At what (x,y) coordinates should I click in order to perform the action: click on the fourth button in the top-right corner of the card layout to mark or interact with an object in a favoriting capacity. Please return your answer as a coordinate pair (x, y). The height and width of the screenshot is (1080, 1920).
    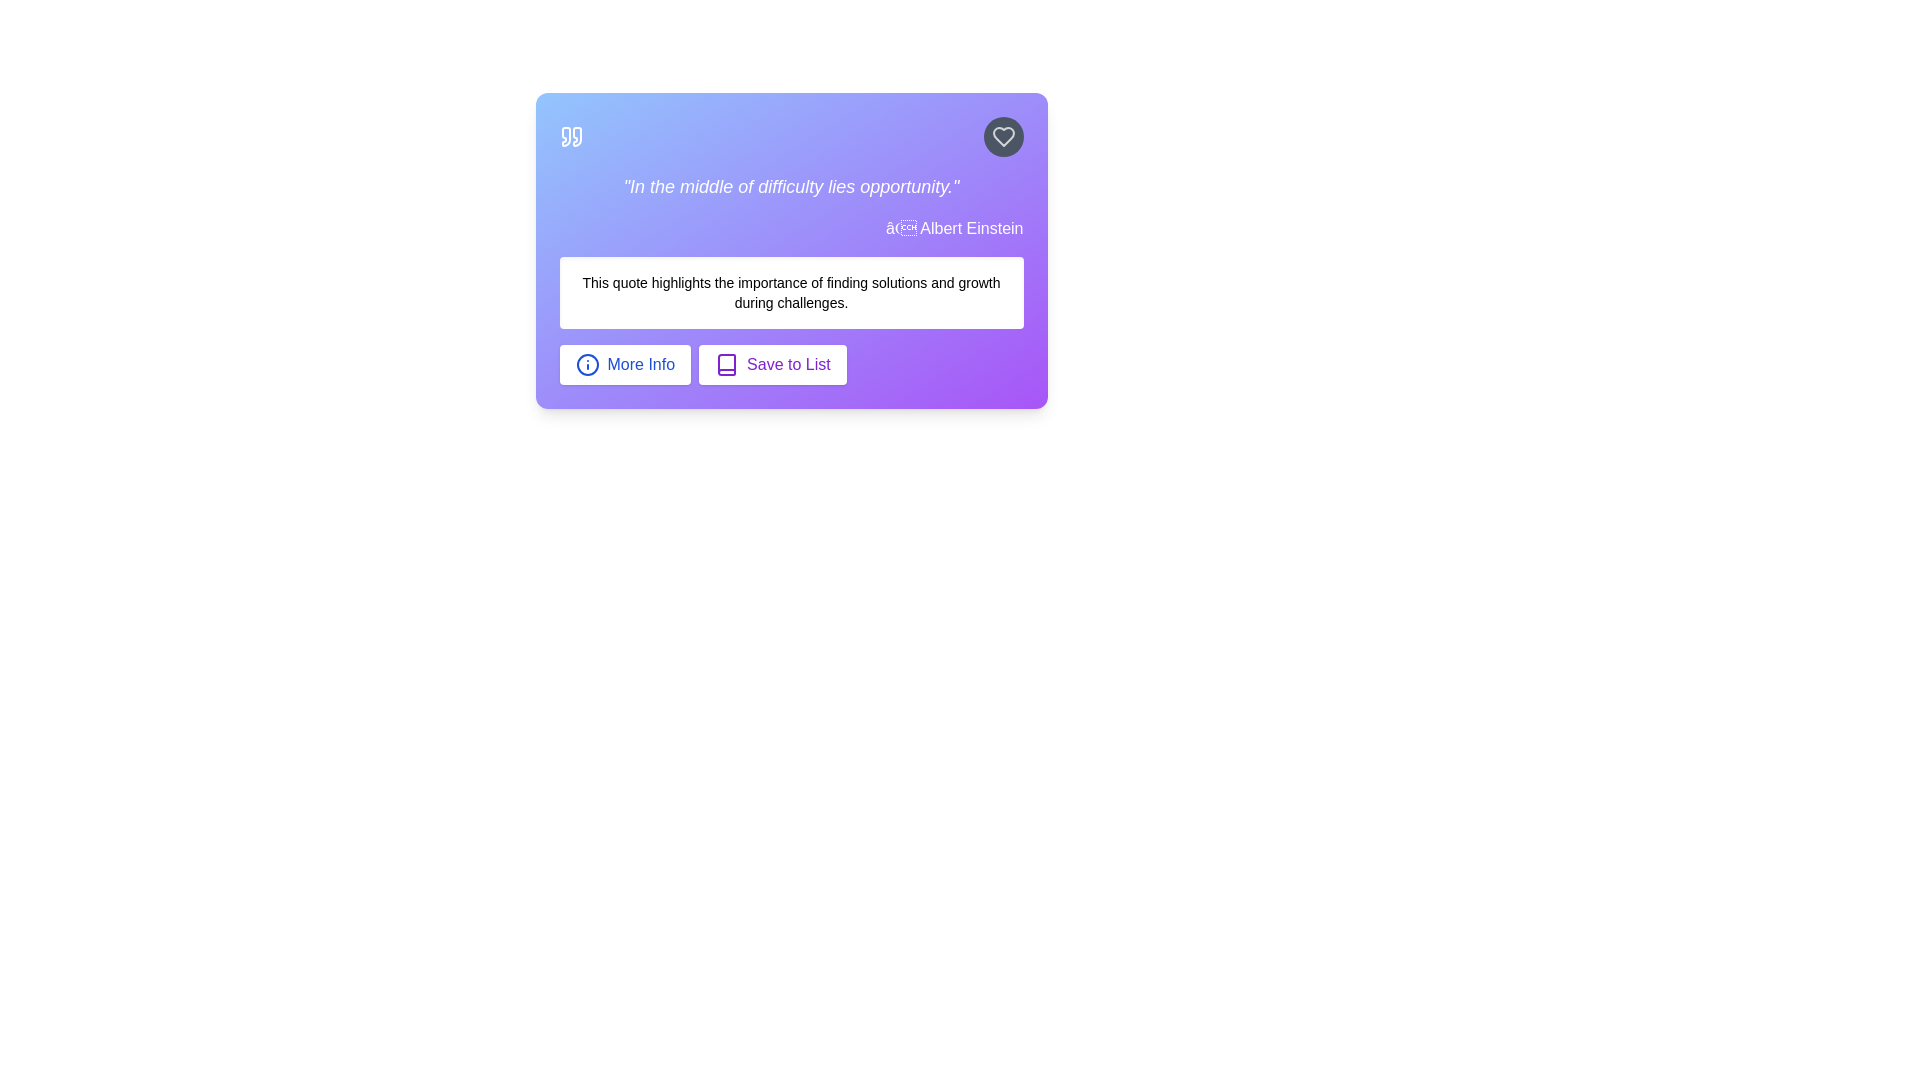
    Looking at the image, I should click on (1003, 136).